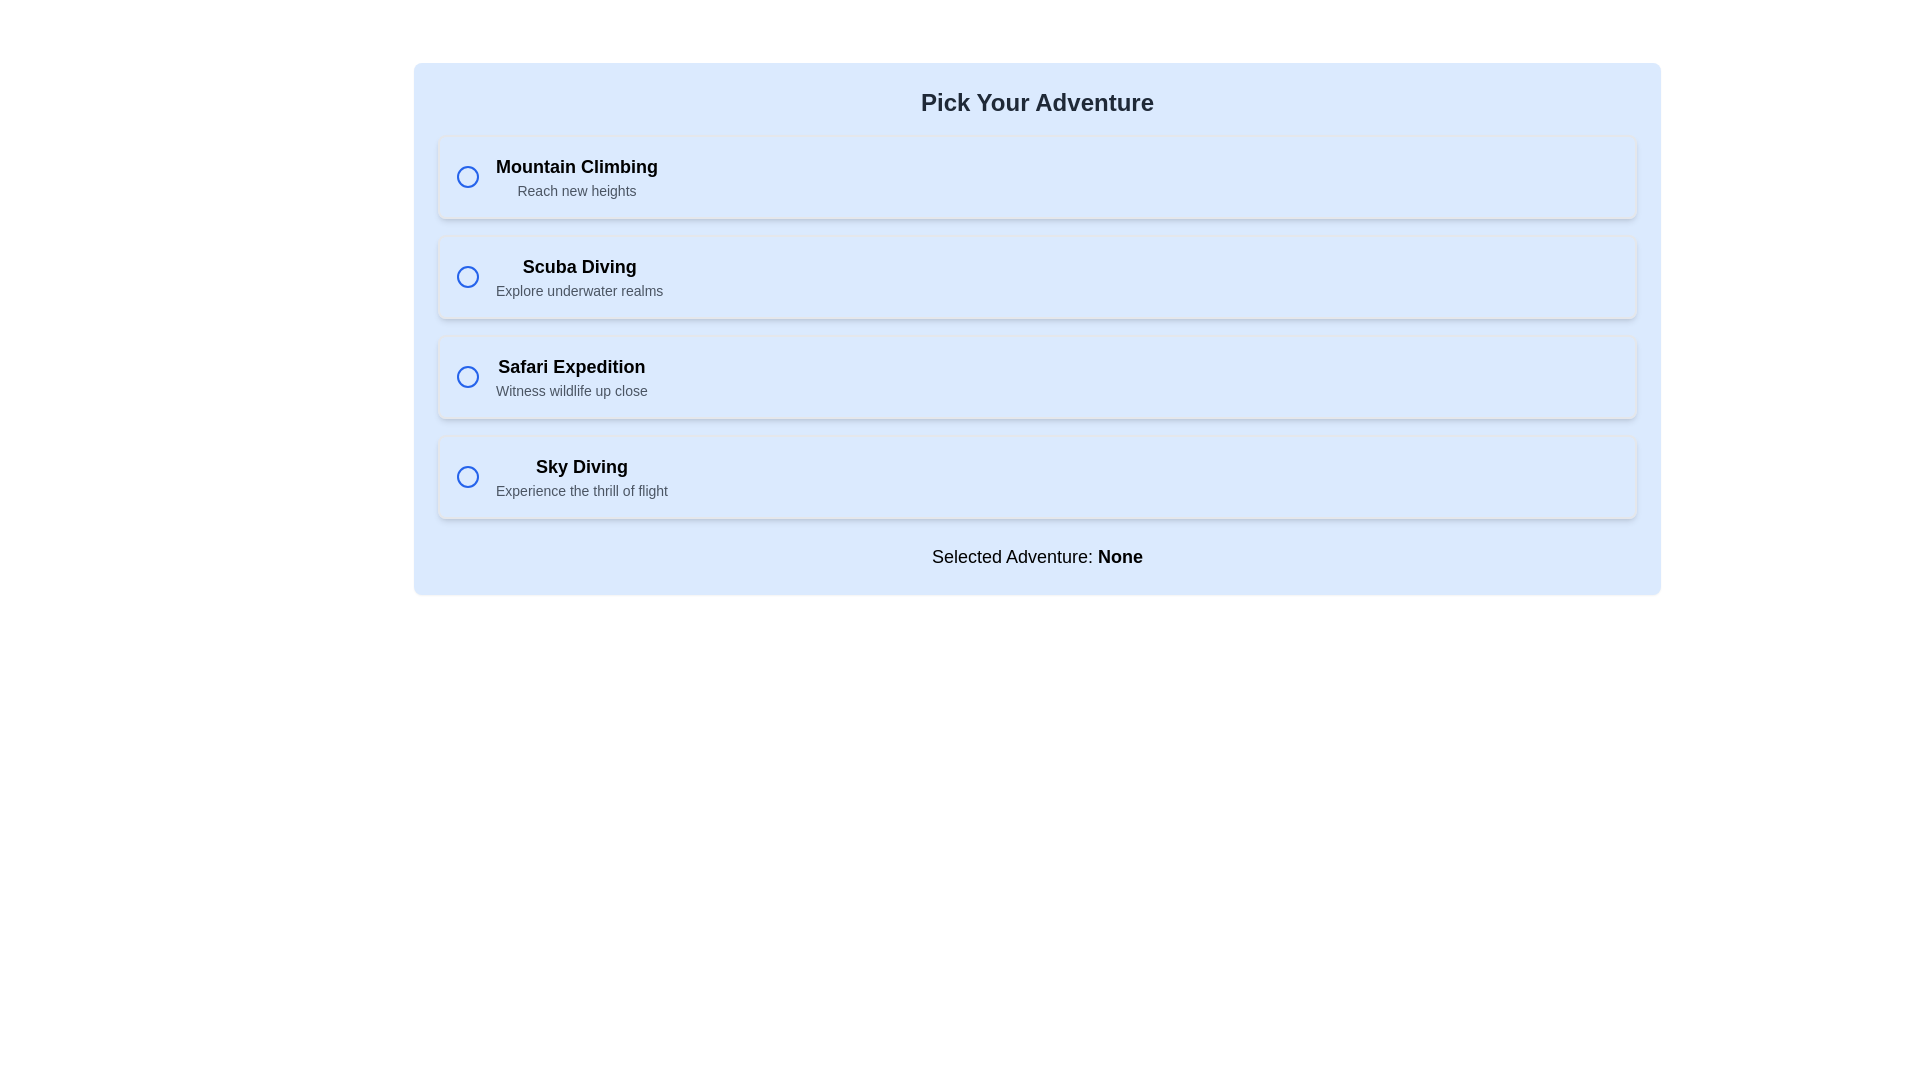 Image resolution: width=1920 pixels, height=1080 pixels. I want to click on the circular radio button styled with a blue border, located to the left of the text 'Safari Expedition' and 'Witness wildlife up close' in the adventure selection group, so click(466, 377).